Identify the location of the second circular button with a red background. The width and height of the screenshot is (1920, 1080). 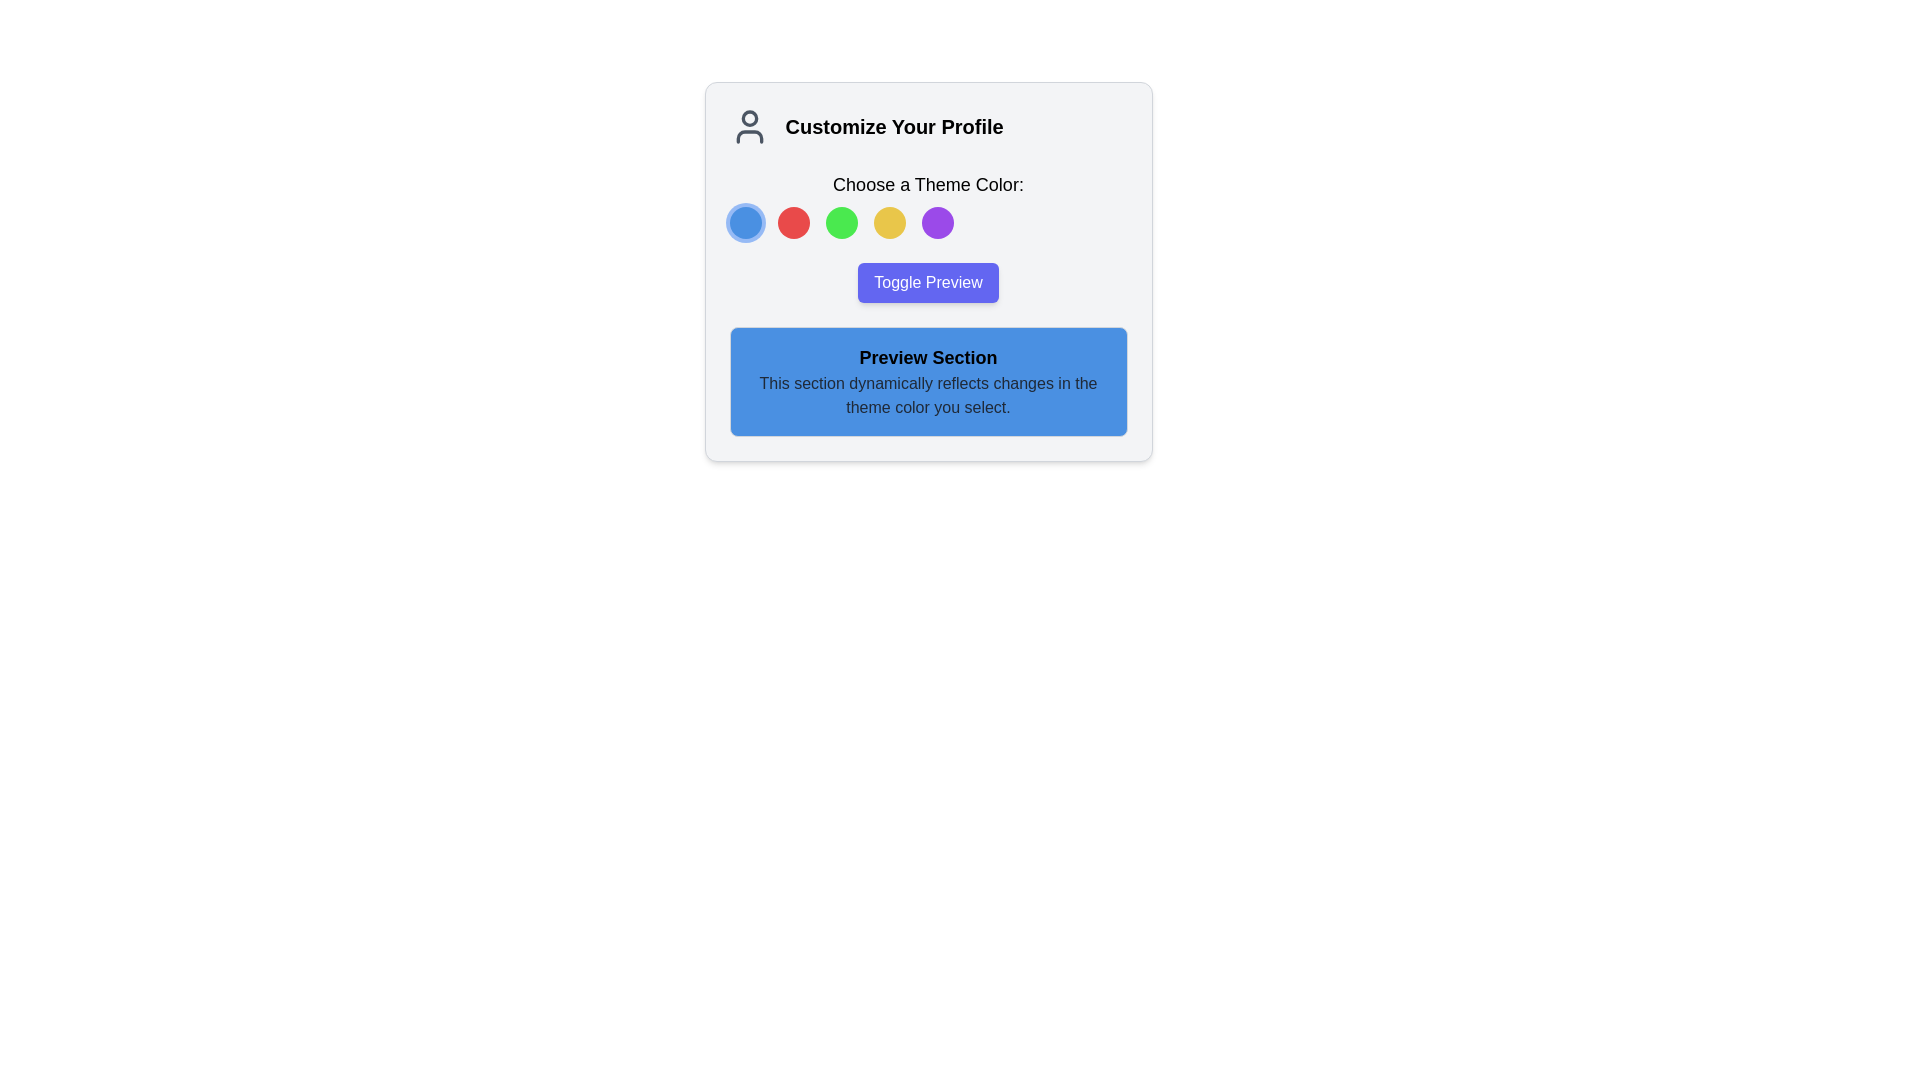
(792, 223).